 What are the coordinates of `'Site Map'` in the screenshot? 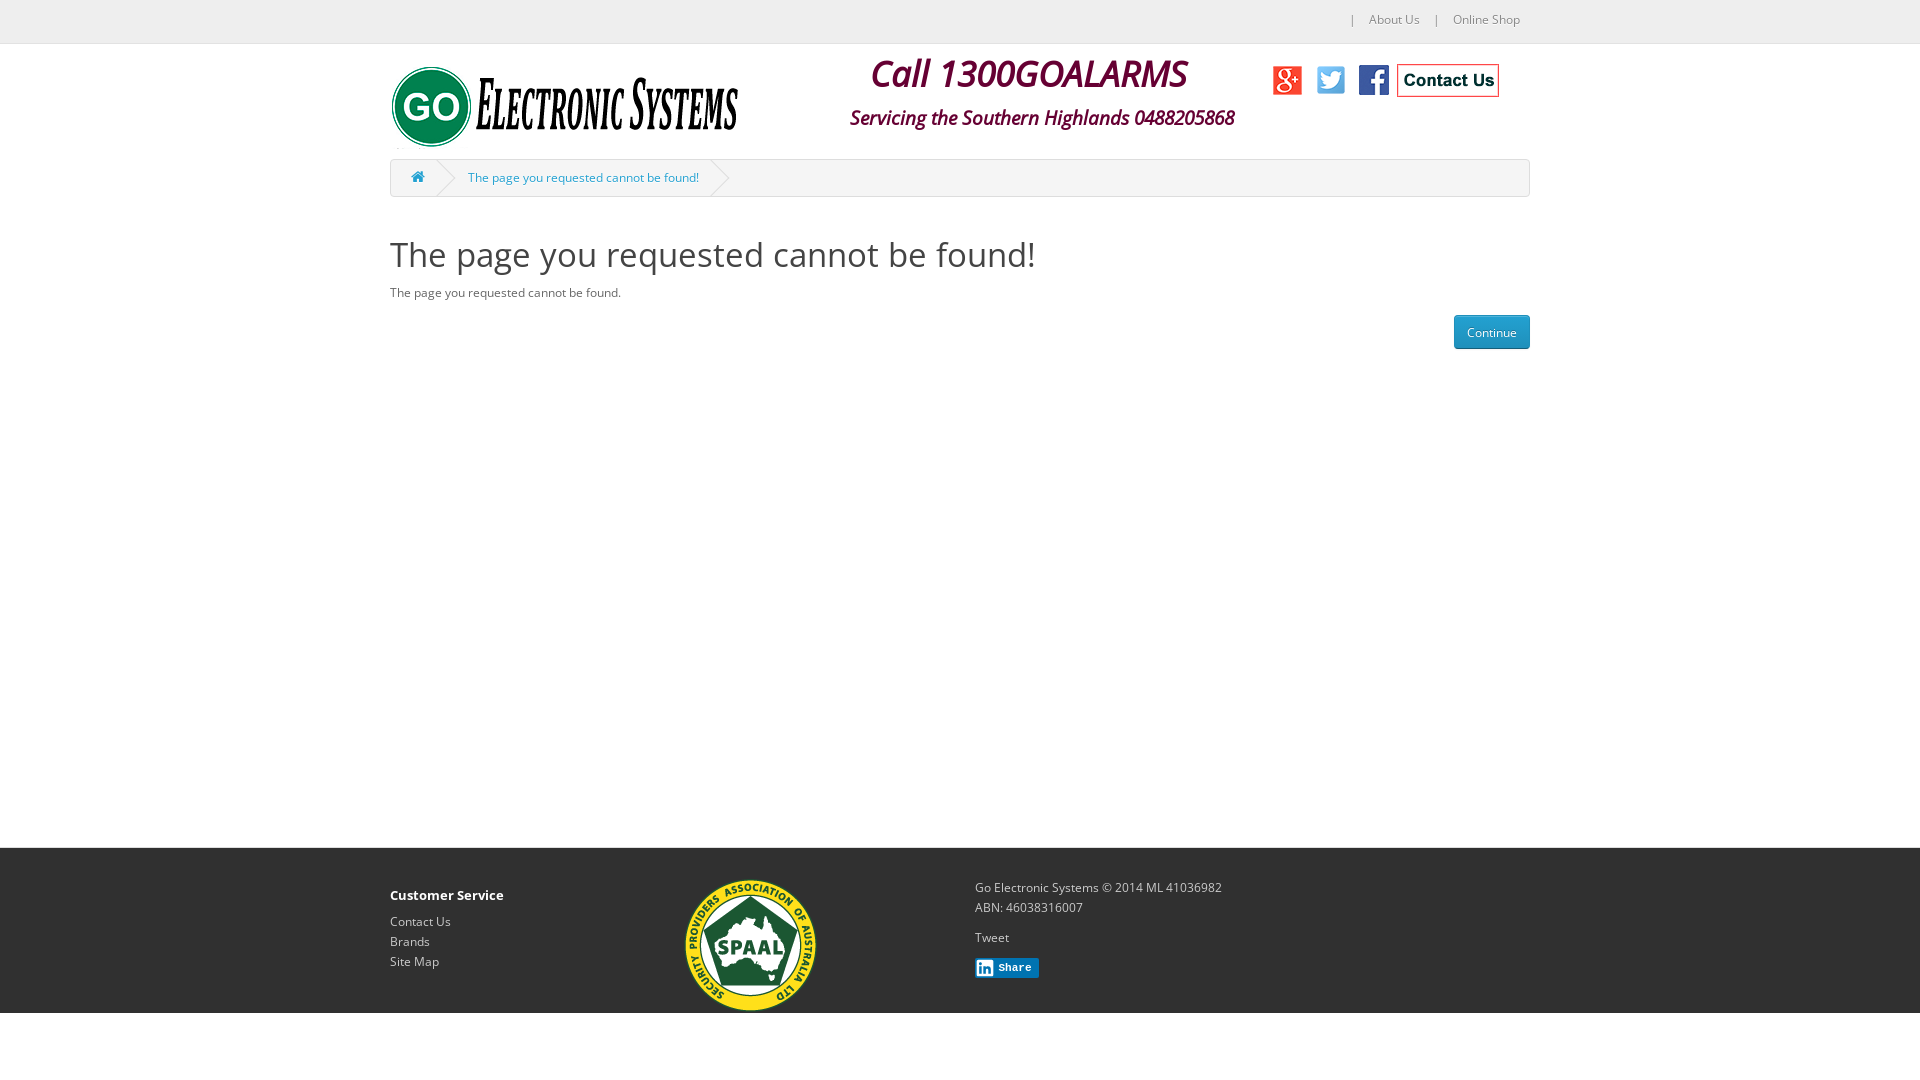 It's located at (389, 960).